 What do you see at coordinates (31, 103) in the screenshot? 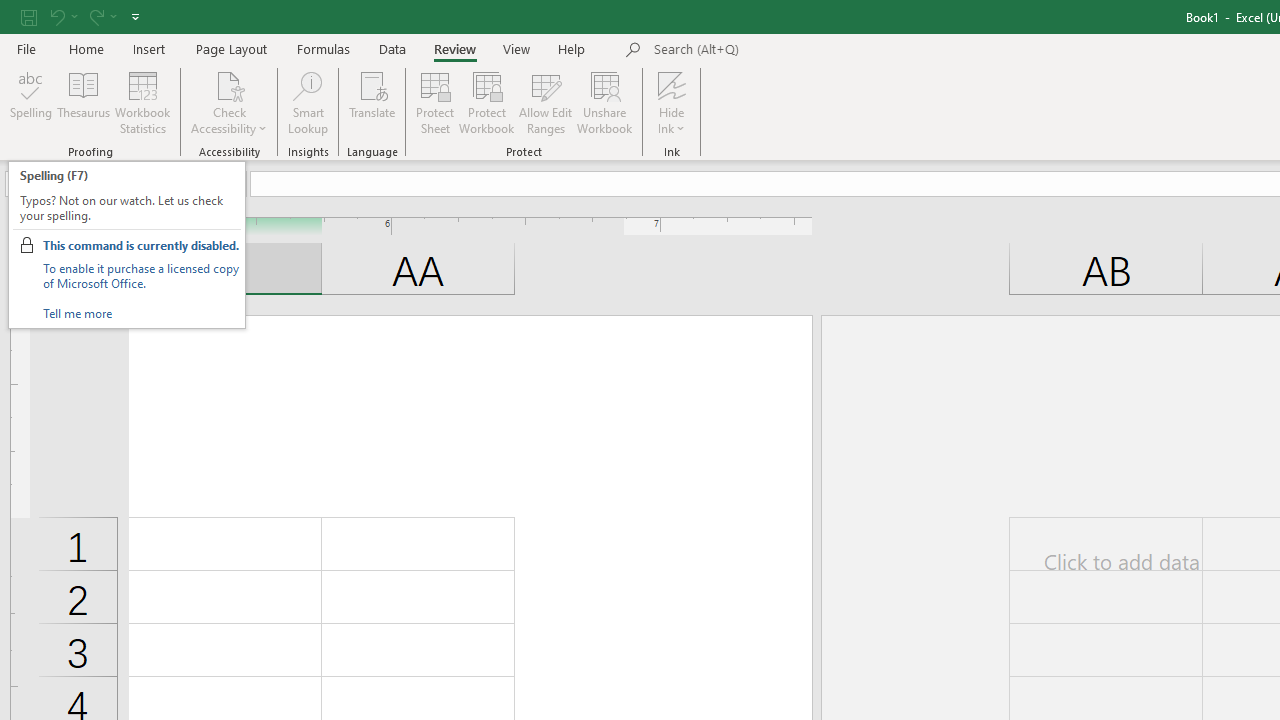
I see `'Spelling...'` at bounding box center [31, 103].